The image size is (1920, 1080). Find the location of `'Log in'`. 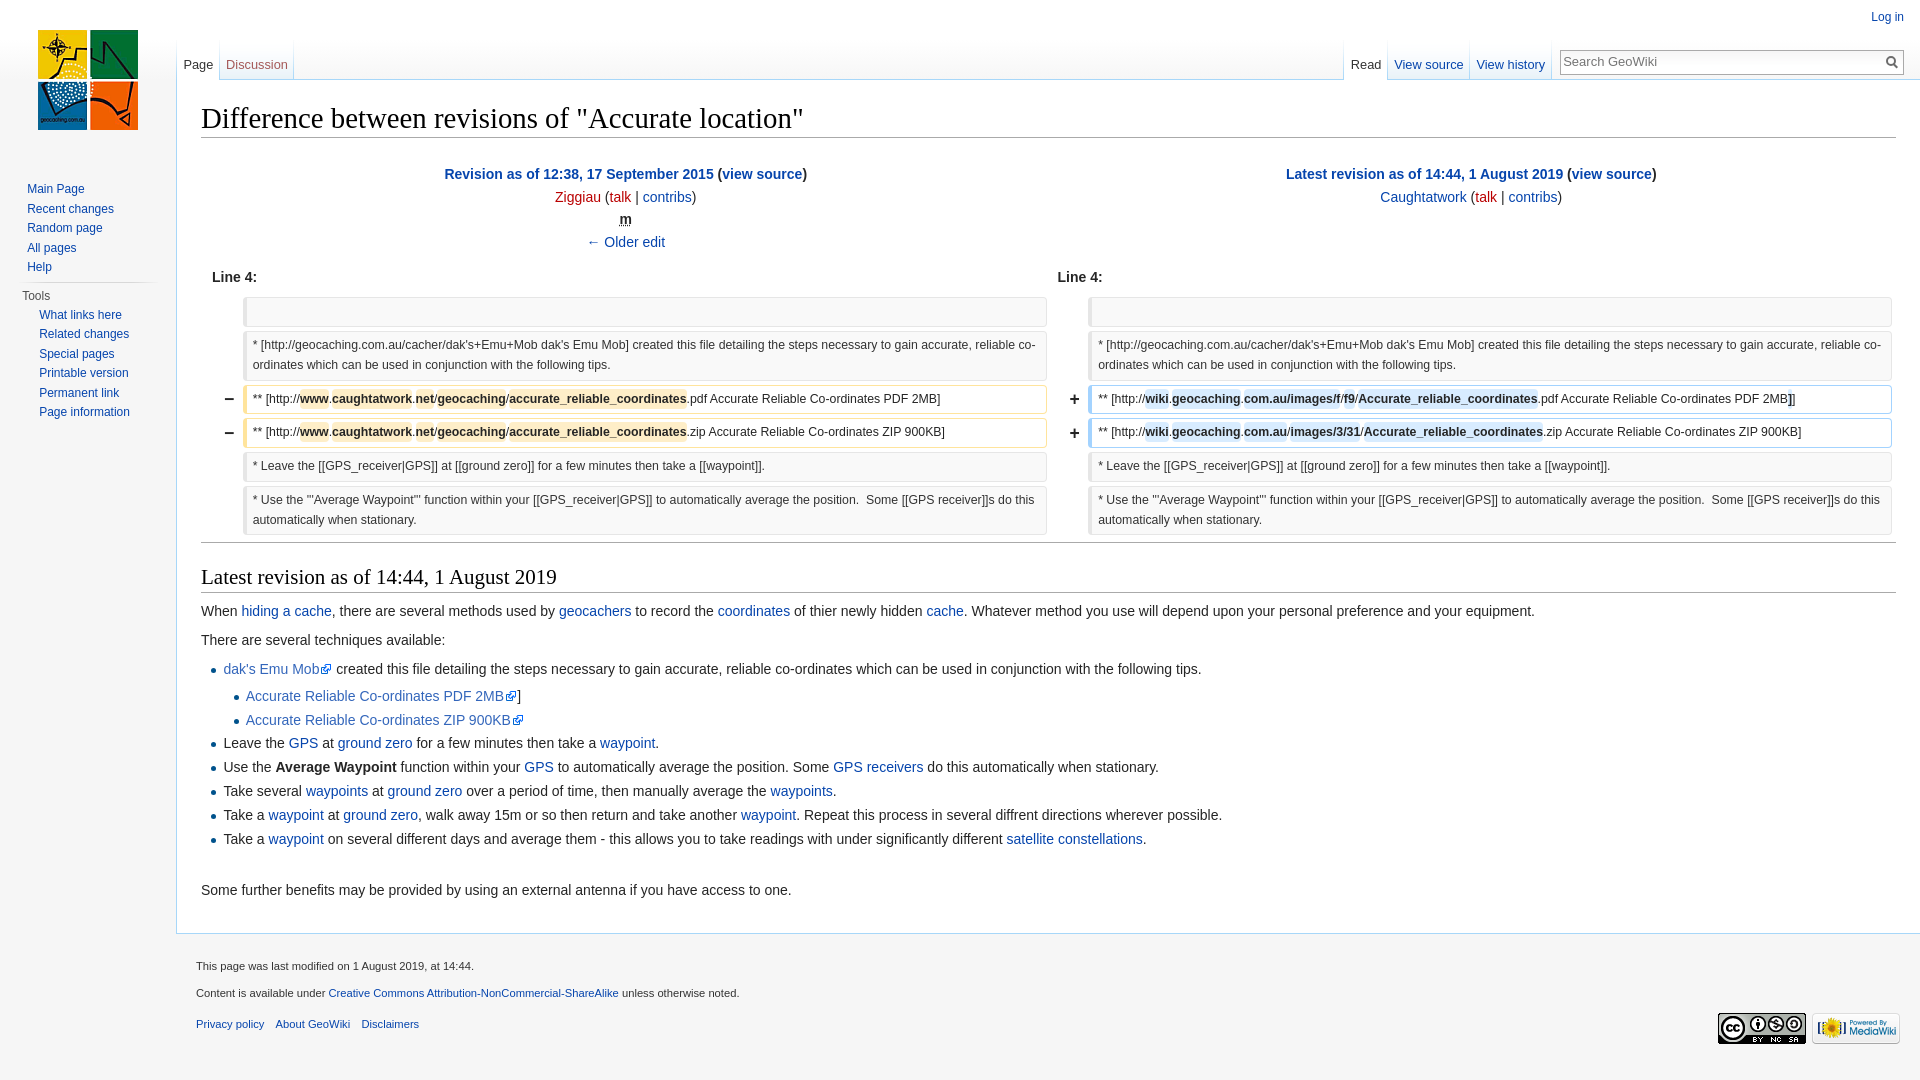

'Log in' is located at coordinates (1886, 16).